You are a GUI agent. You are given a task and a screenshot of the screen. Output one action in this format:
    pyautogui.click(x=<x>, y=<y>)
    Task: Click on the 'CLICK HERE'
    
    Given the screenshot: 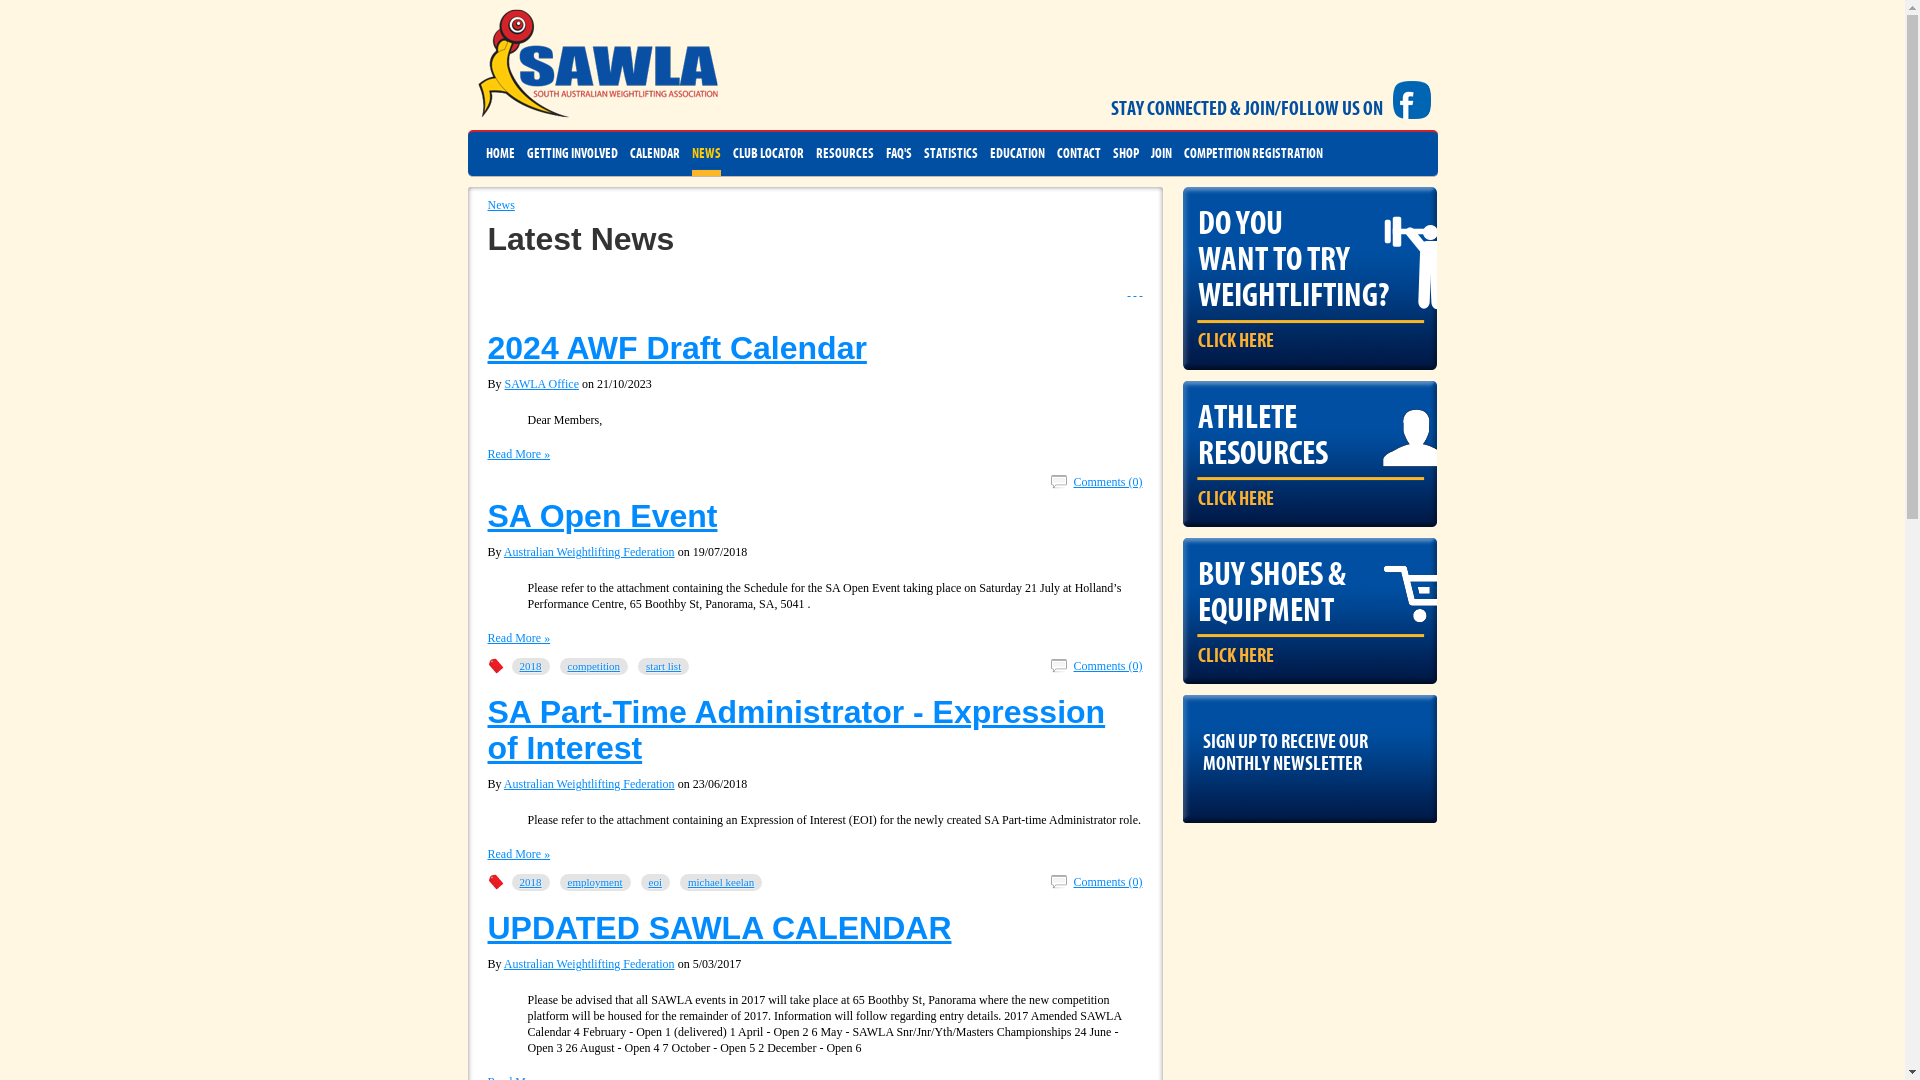 What is the action you would take?
    pyautogui.click(x=1235, y=339)
    